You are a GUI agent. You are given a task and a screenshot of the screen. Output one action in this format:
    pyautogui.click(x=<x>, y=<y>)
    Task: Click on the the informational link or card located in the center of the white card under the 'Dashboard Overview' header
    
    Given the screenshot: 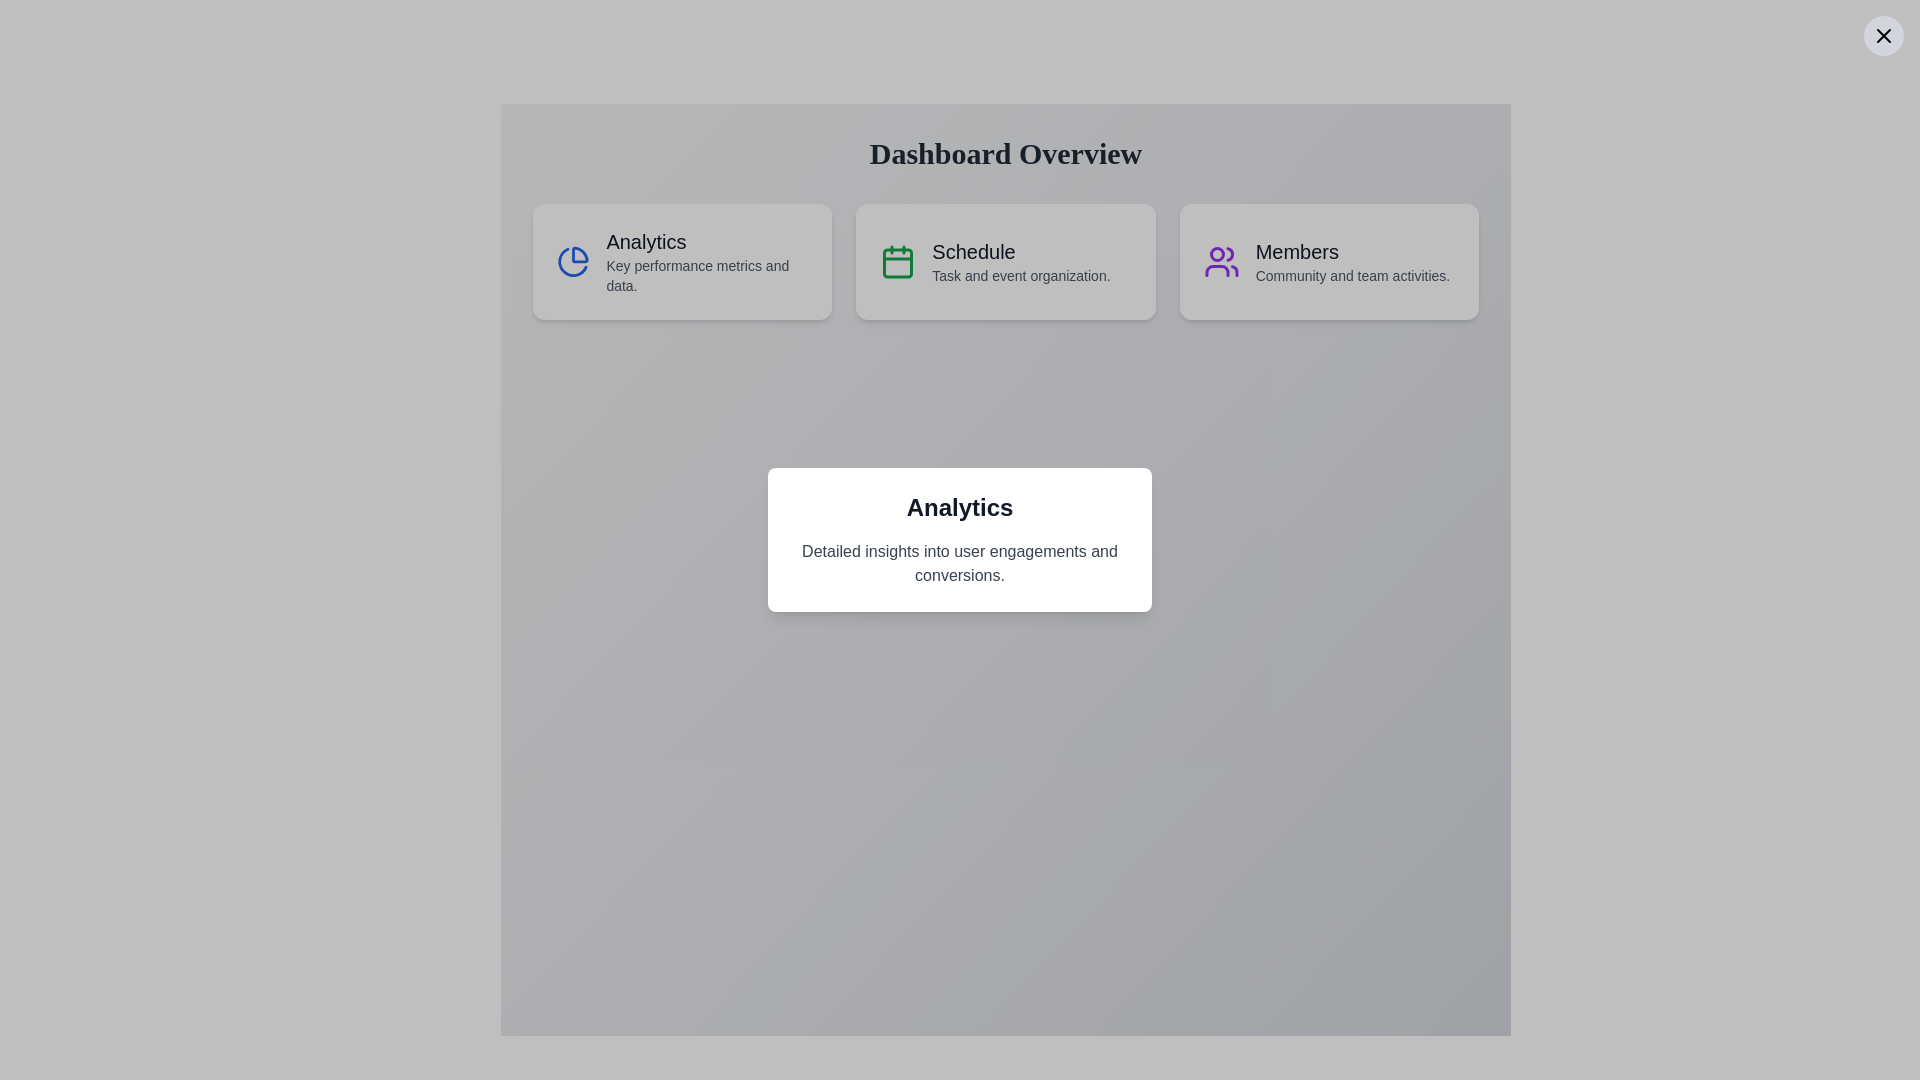 What is the action you would take?
    pyautogui.click(x=1006, y=261)
    